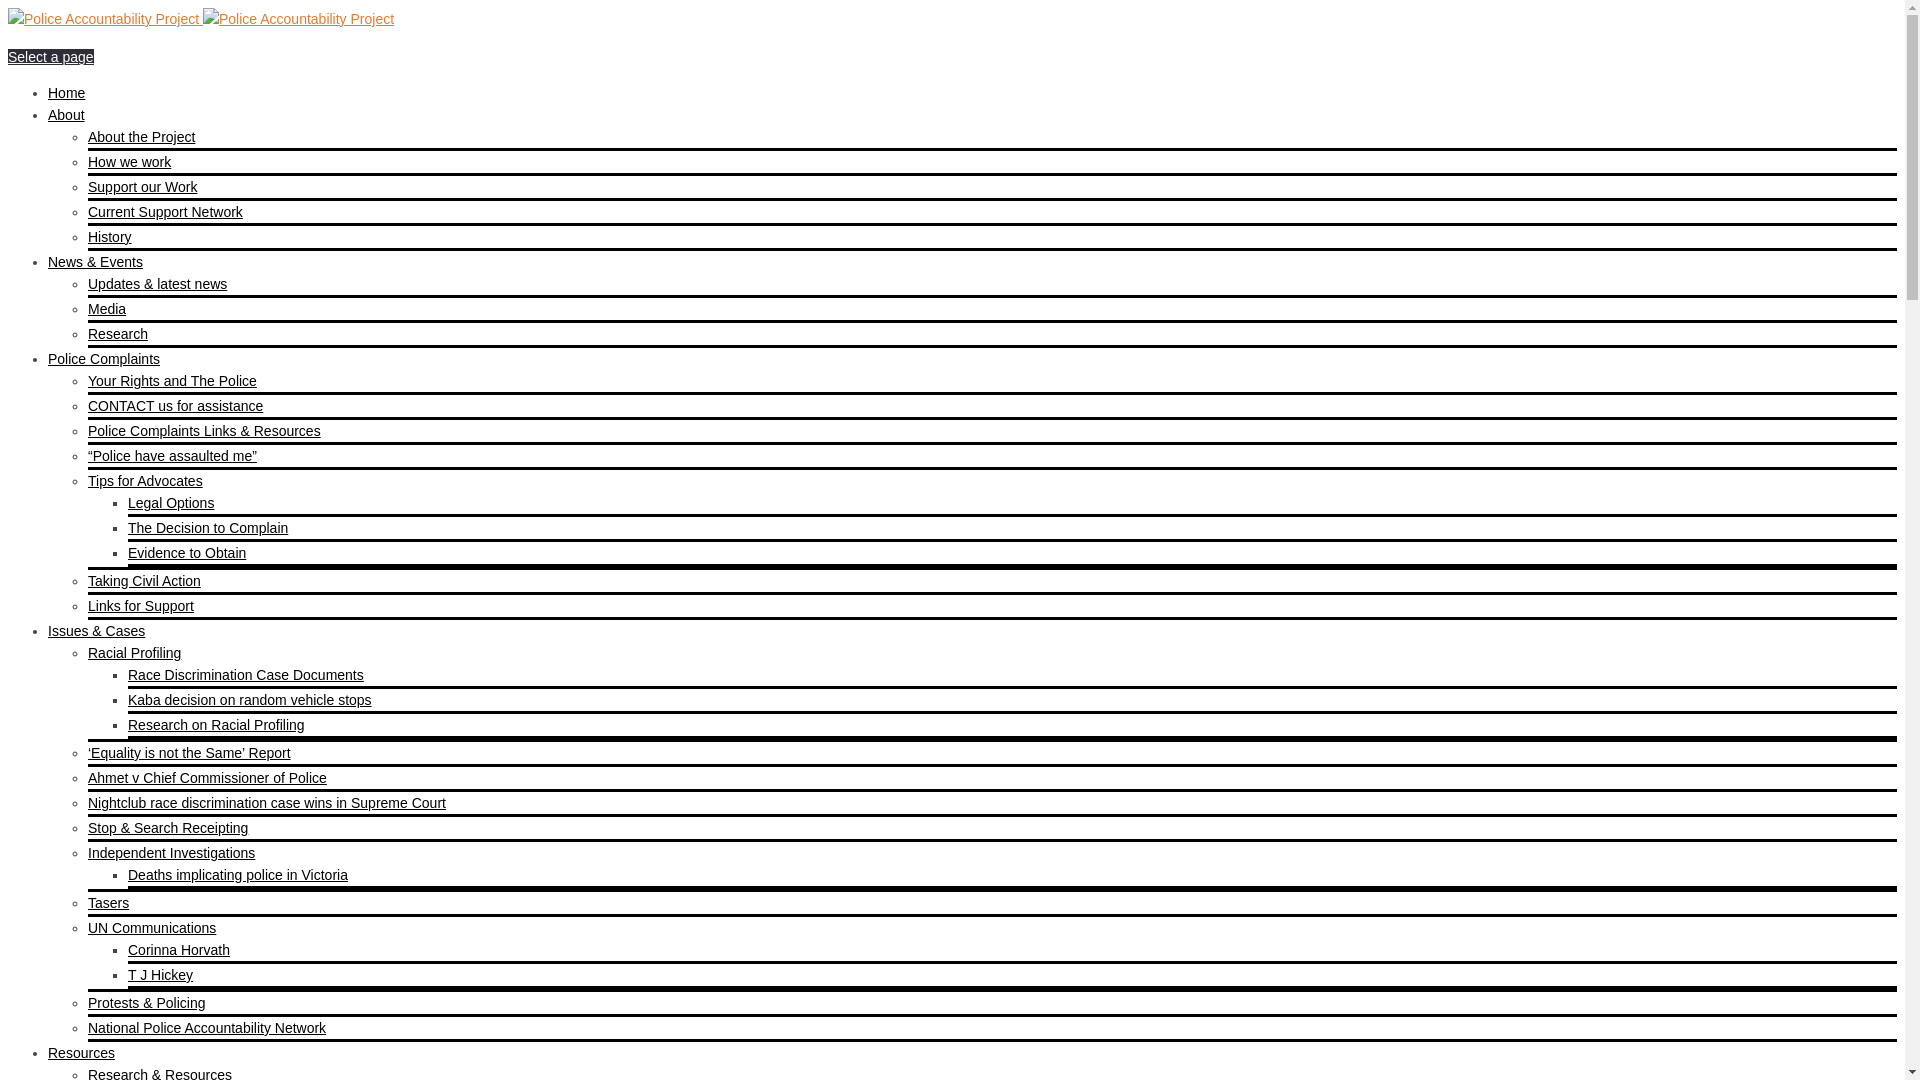  What do you see at coordinates (86, 604) in the screenshot?
I see `'Links for Support'` at bounding box center [86, 604].